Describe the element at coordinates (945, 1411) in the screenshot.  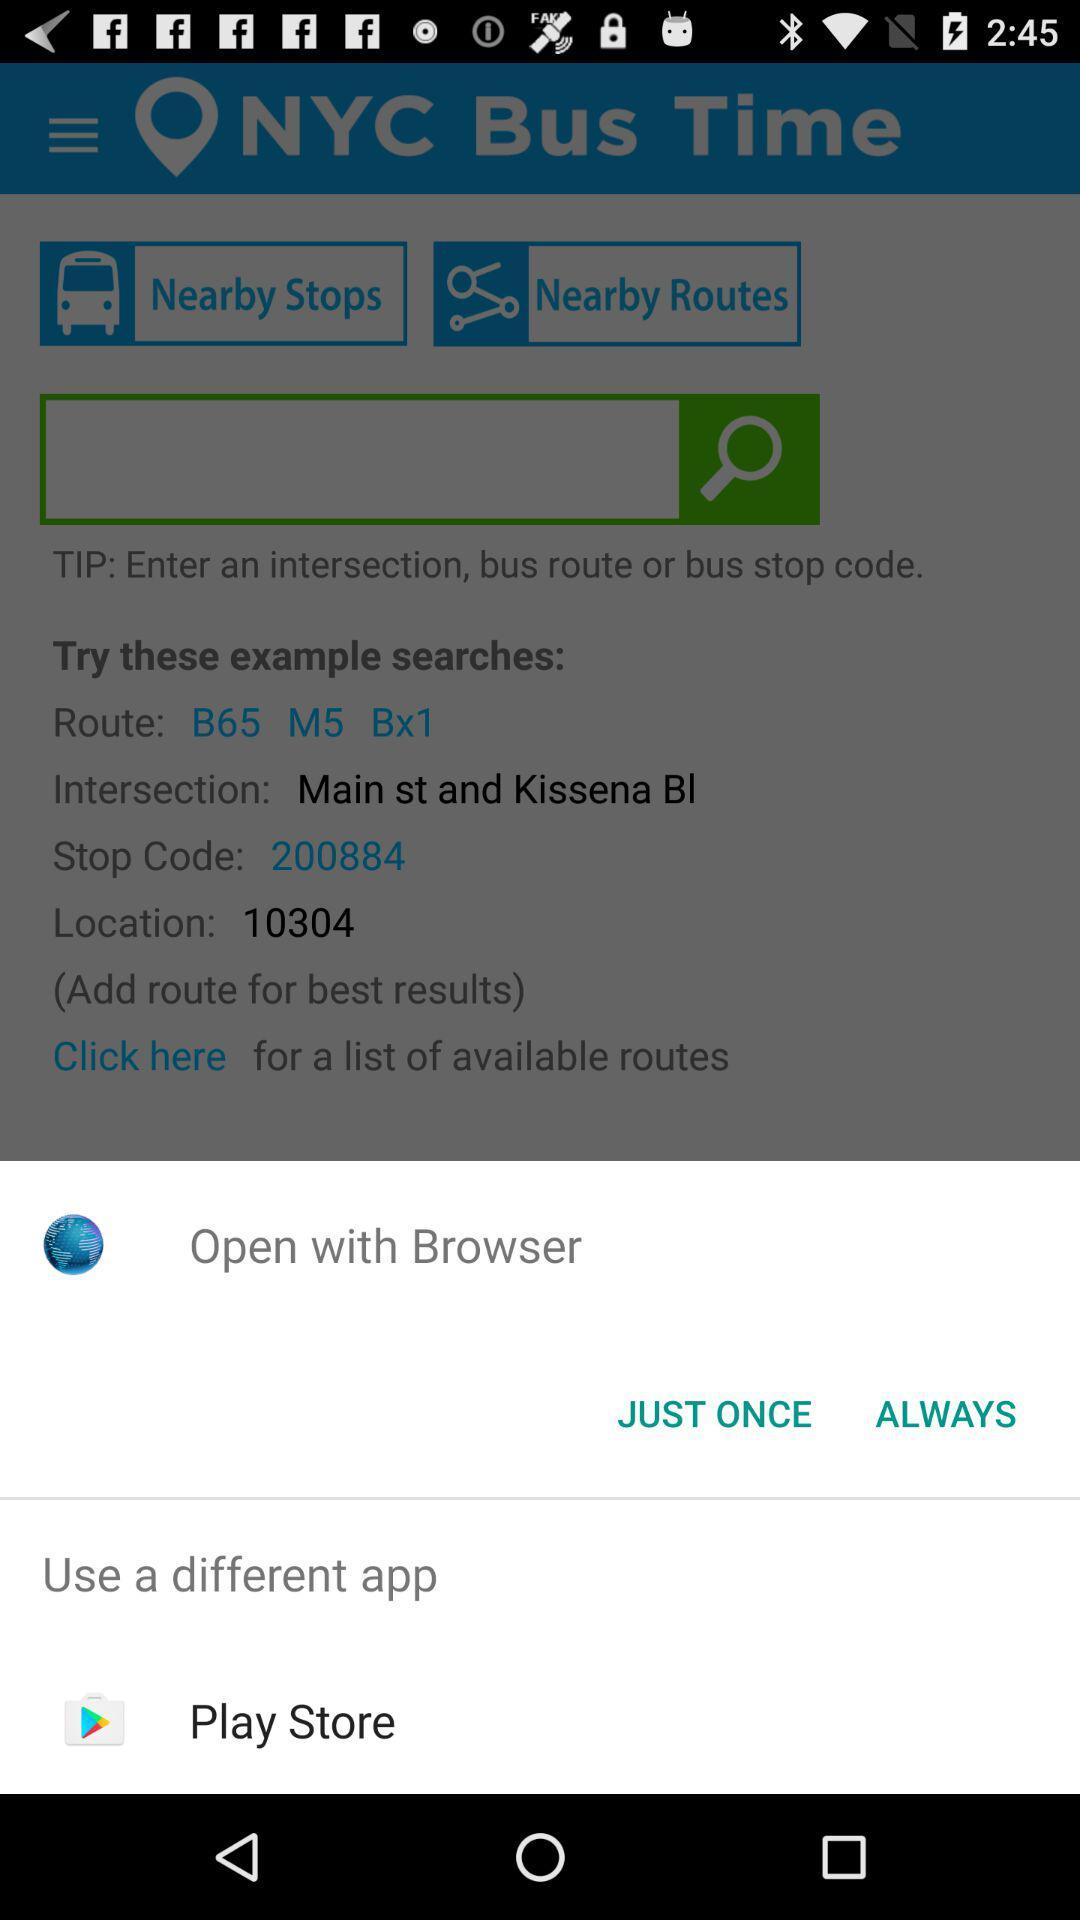
I see `the always icon` at that location.